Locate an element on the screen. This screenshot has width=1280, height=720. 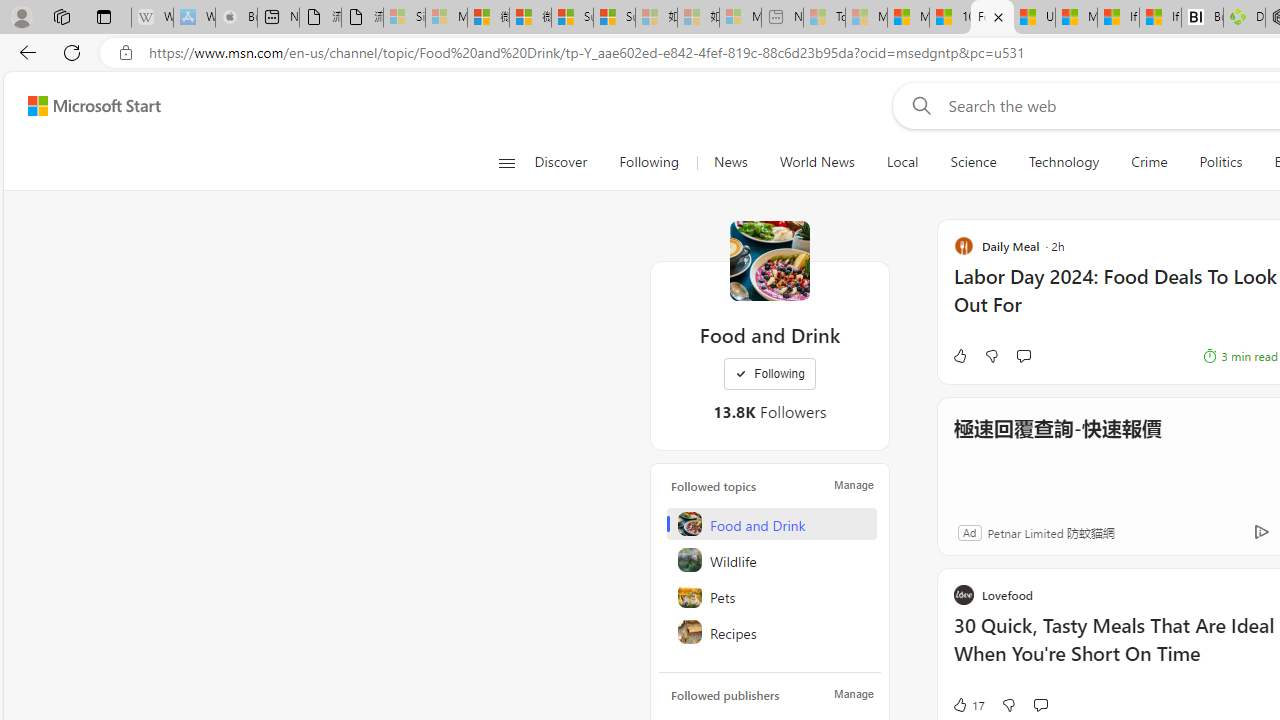
'Start the conversation' is located at coordinates (1040, 703).